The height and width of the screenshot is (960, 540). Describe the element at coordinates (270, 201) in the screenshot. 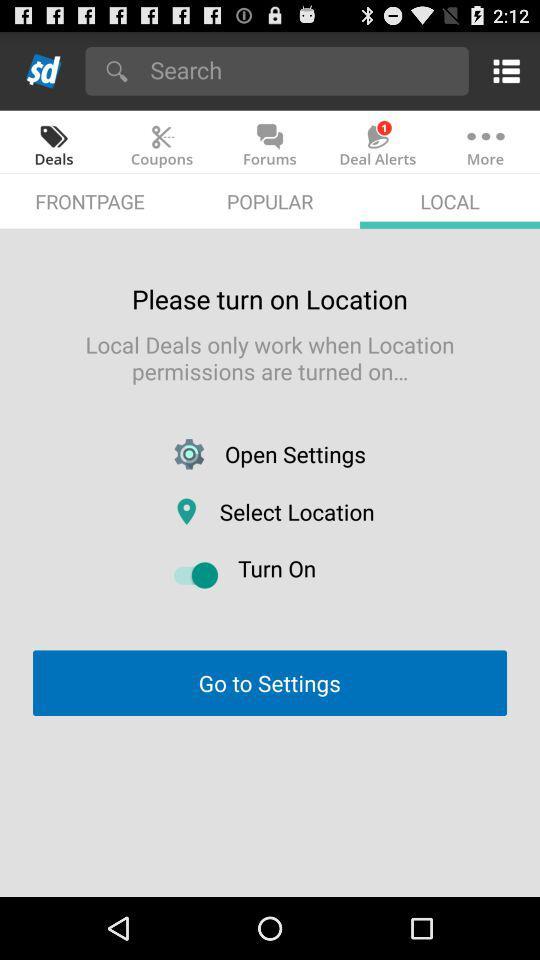

I see `icon next to local item` at that location.